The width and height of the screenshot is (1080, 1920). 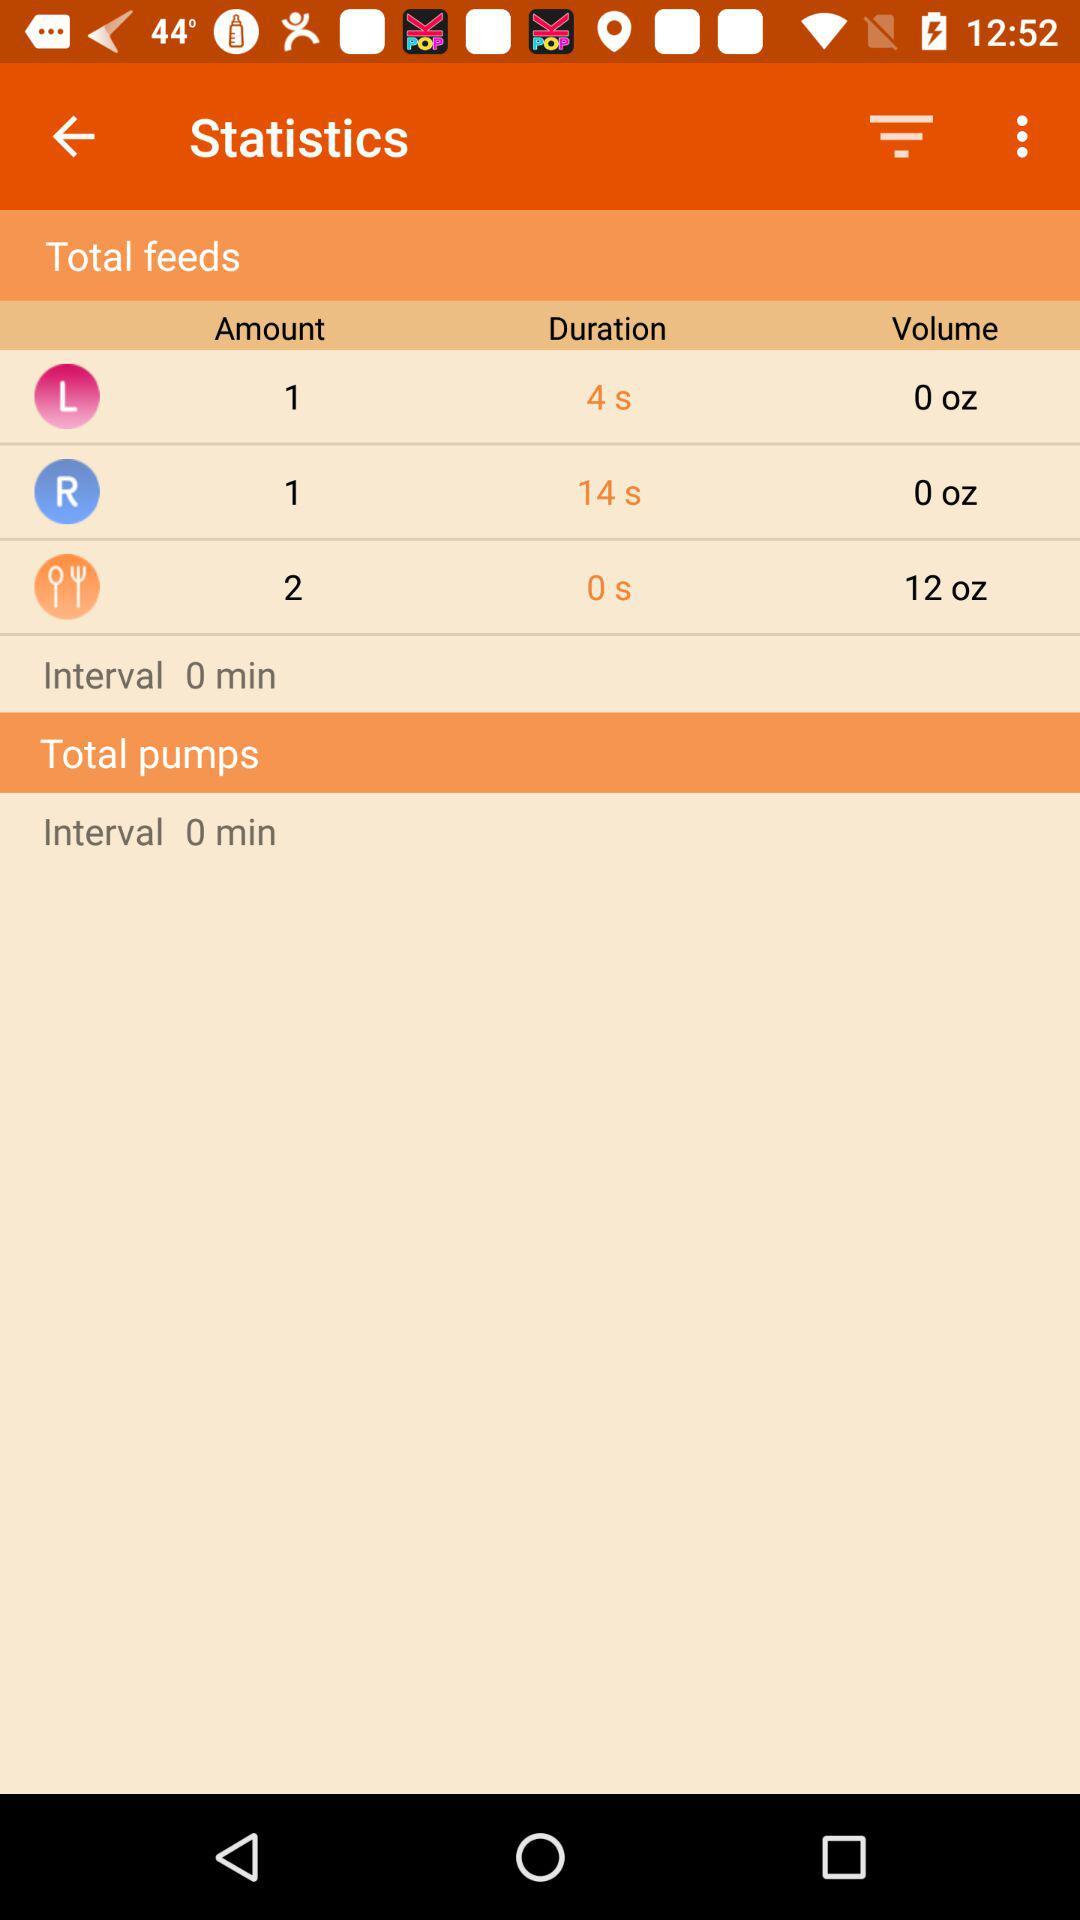 I want to click on the 0 s, so click(x=608, y=585).